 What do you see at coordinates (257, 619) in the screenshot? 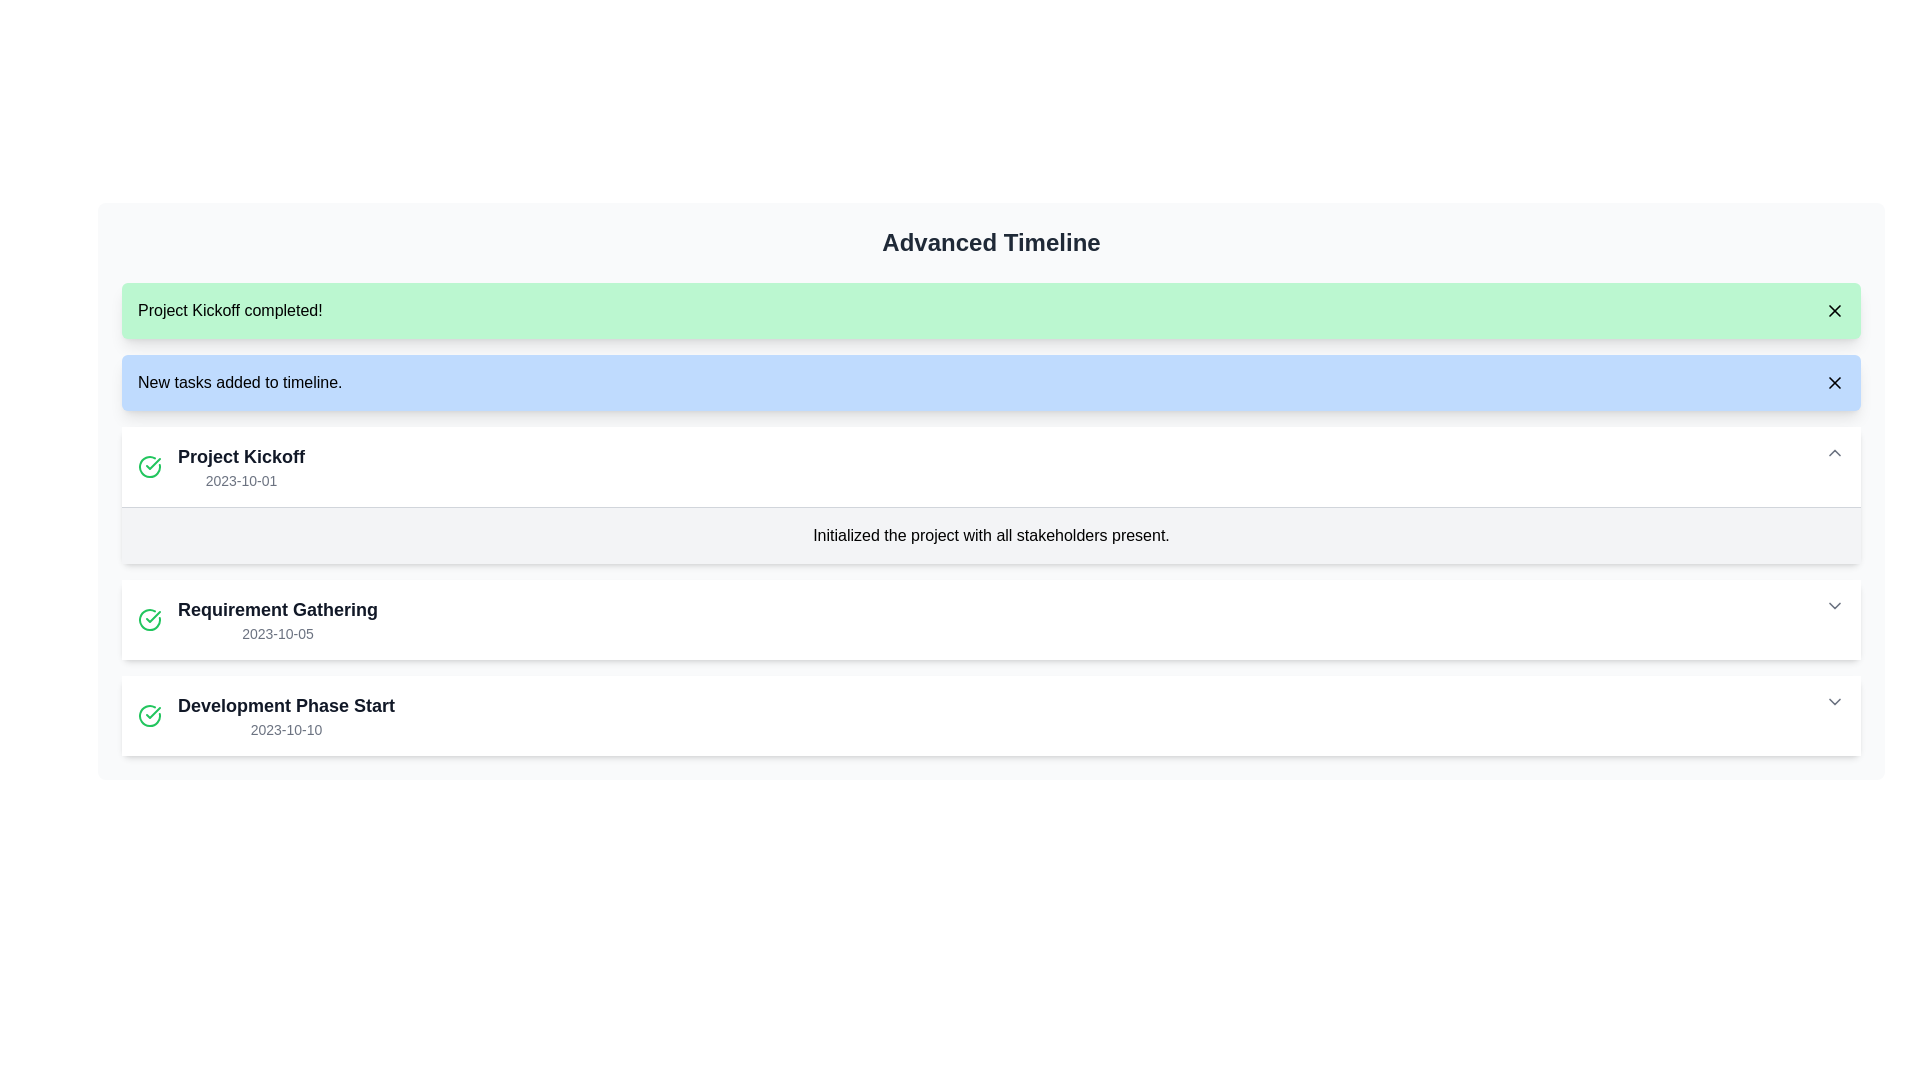
I see `the Labeled status indicator with the text 'Requirement Gathering'` at bounding box center [257, 619].